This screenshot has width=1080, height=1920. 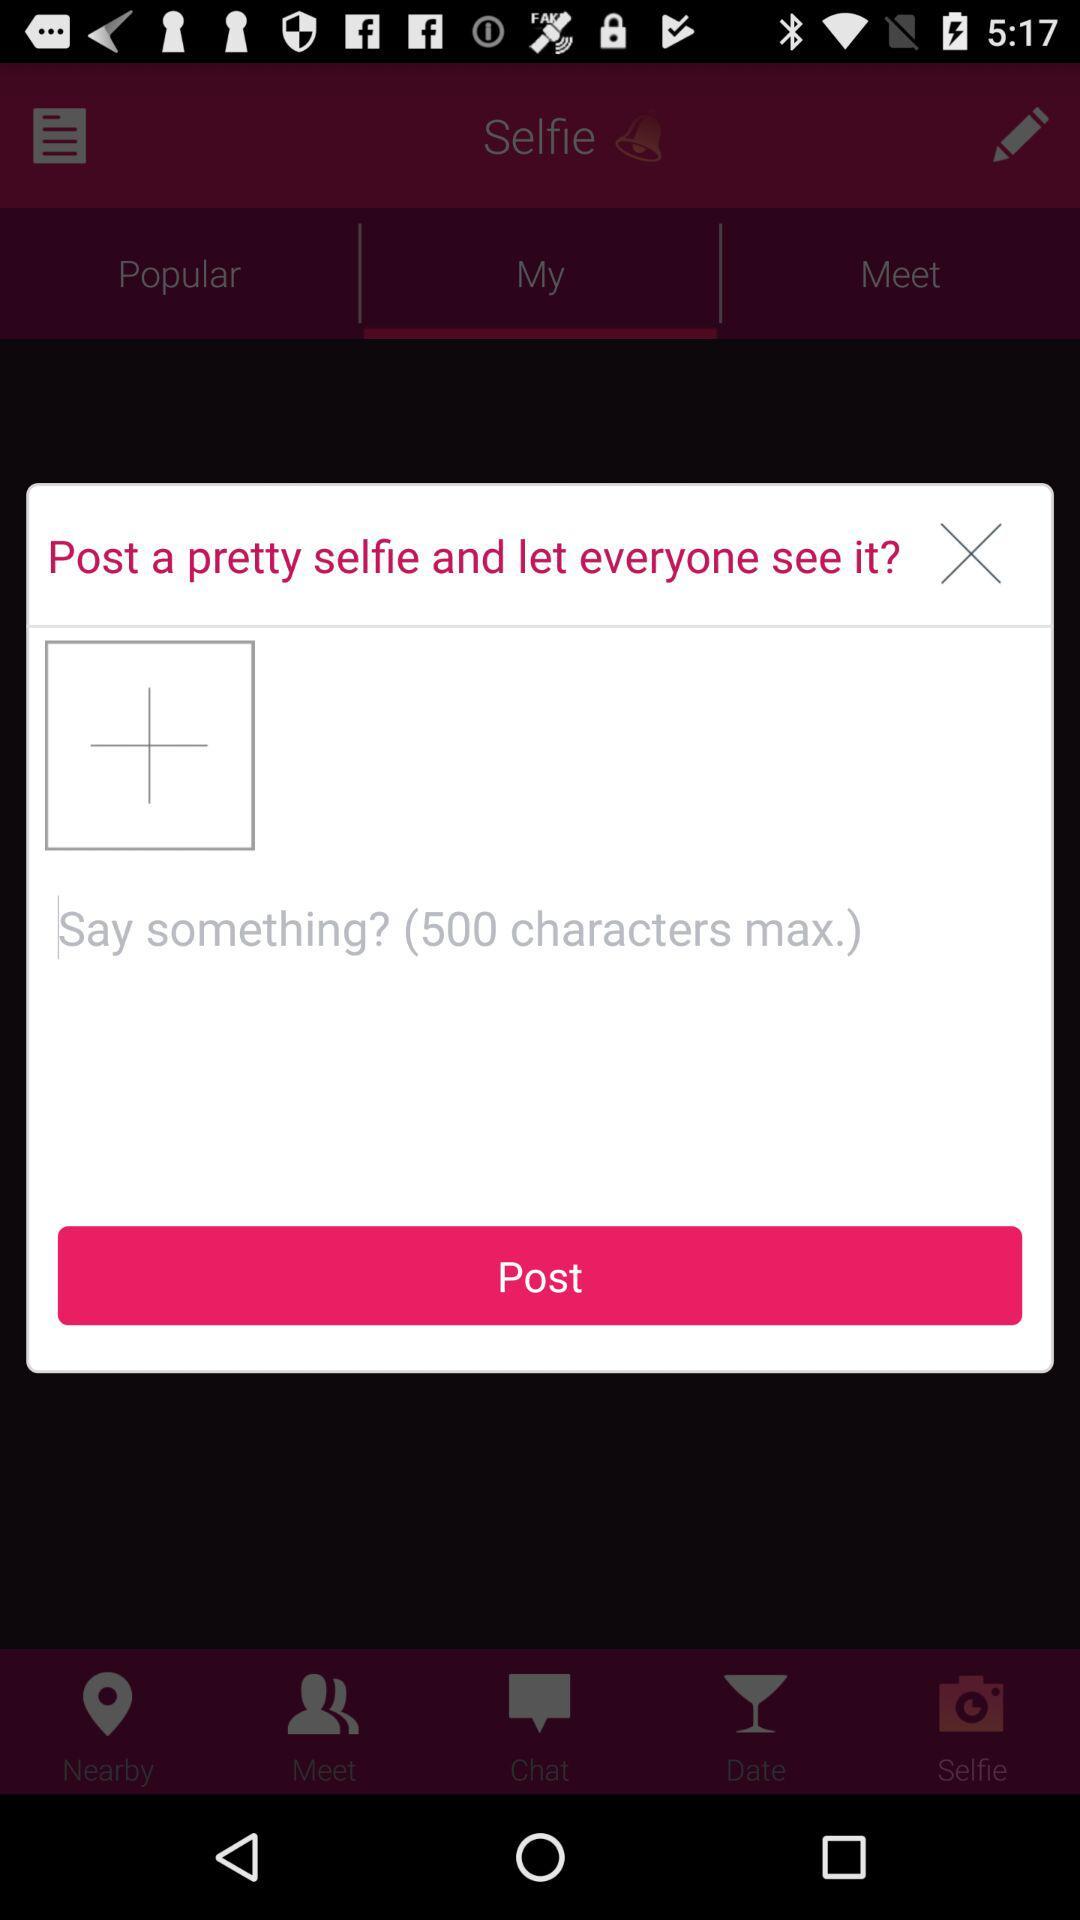 I want to click on photo, so click(x=149, y=744).